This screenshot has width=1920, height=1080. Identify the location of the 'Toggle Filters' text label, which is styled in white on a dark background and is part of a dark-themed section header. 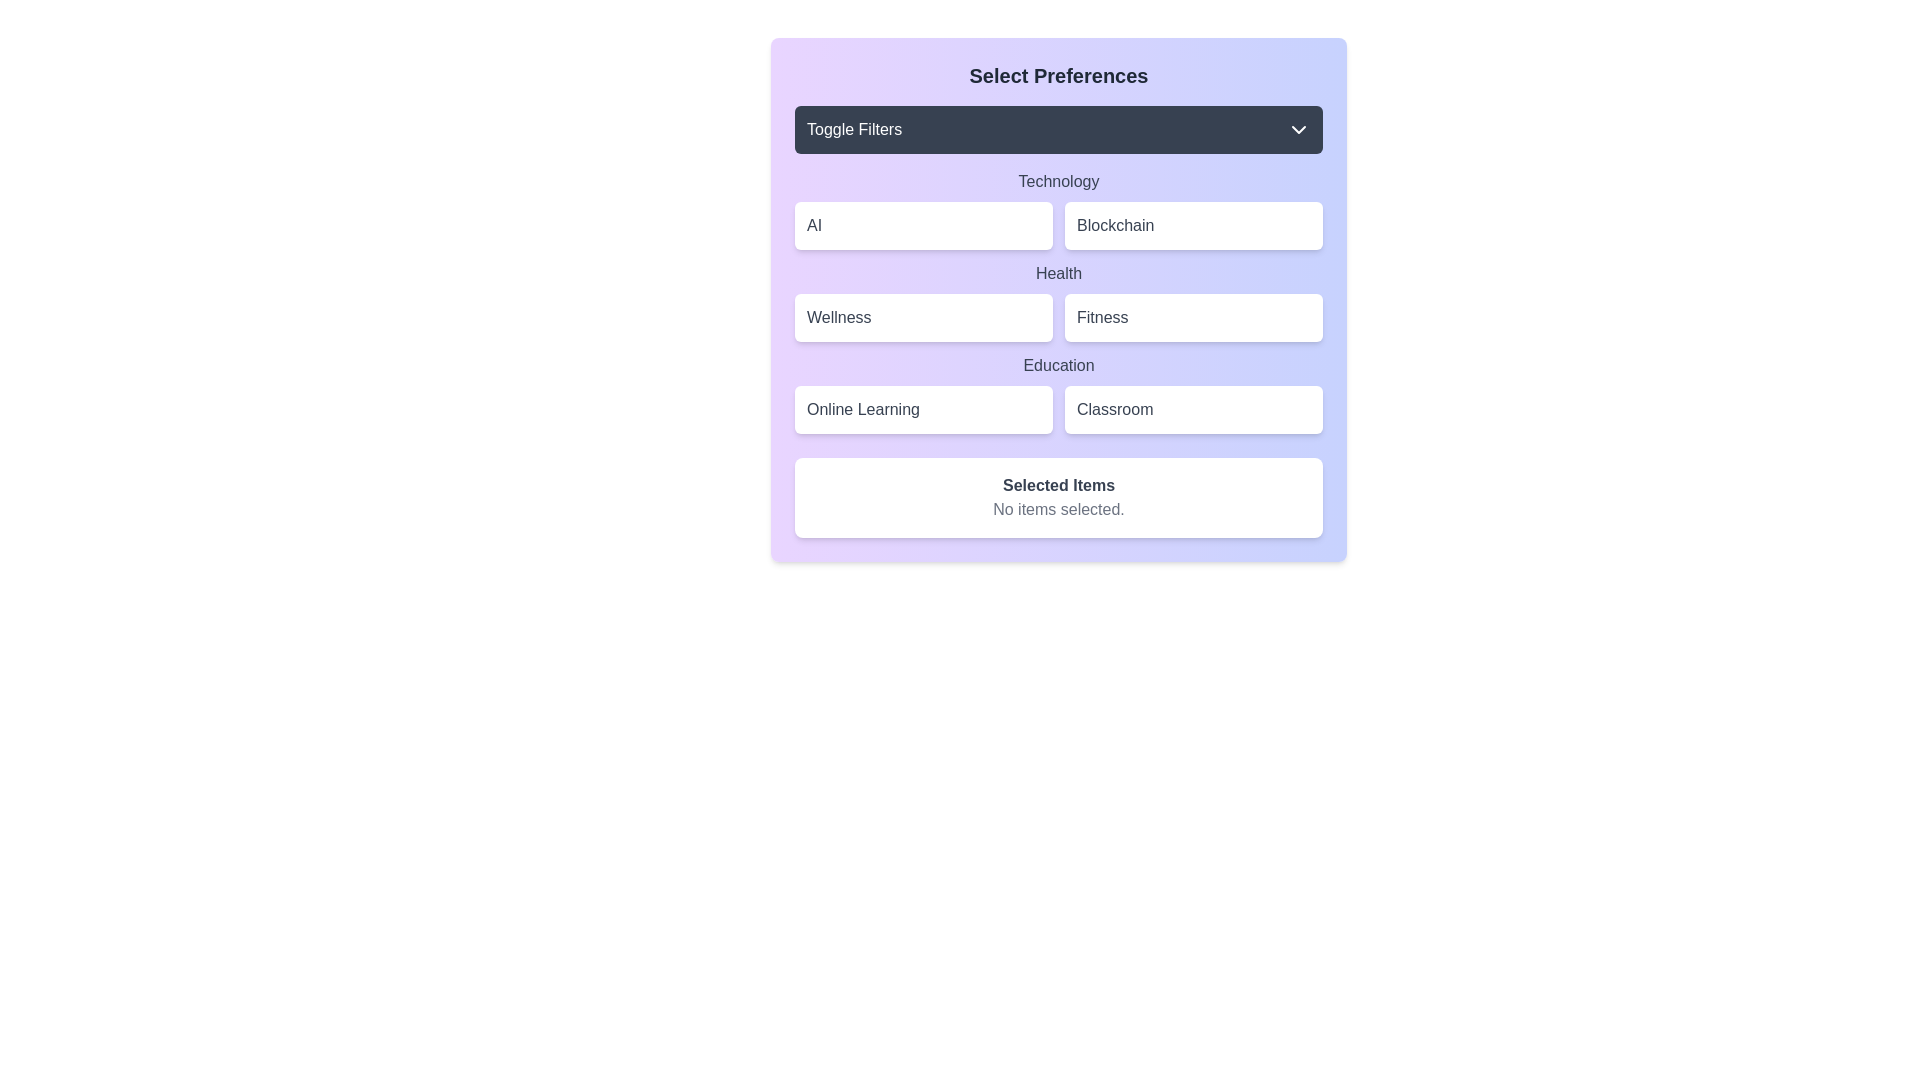
(854, 130).